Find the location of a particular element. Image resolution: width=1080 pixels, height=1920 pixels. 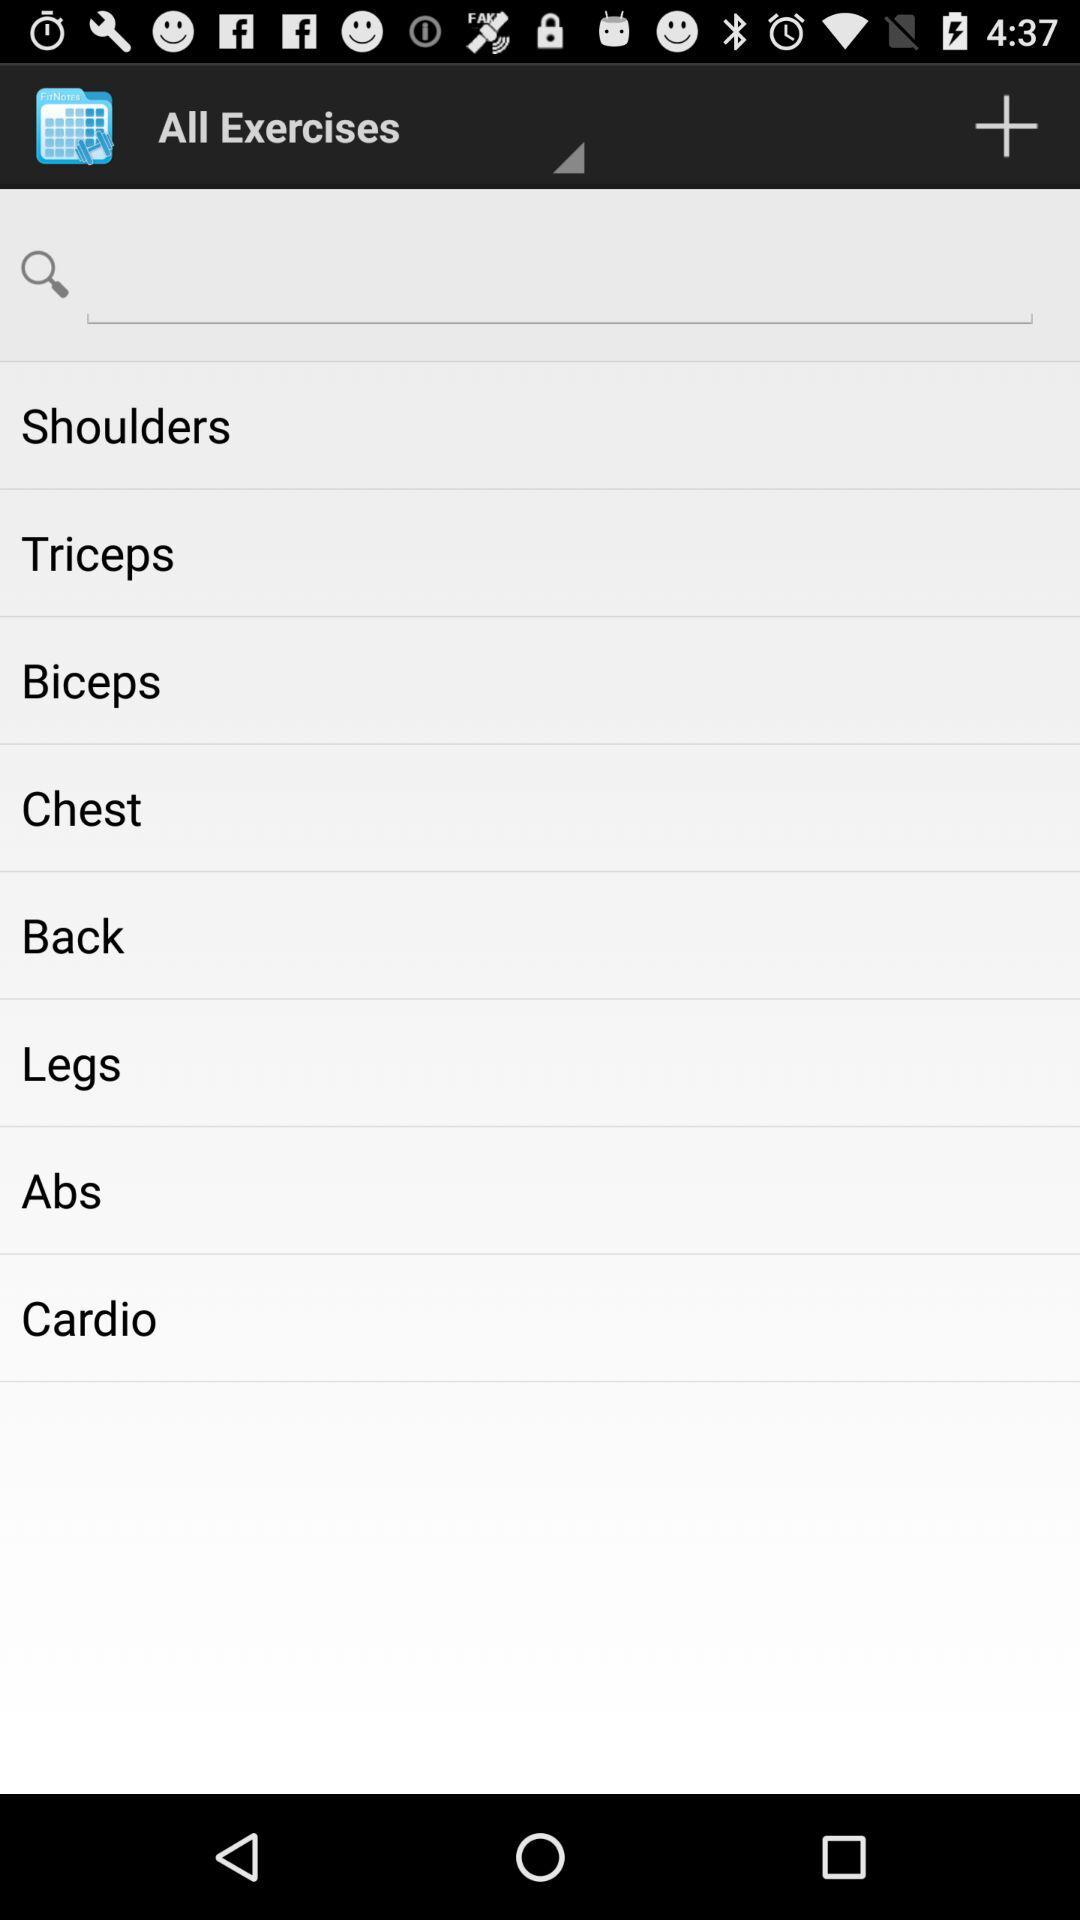

search bar is located at coordinates (559, 272).